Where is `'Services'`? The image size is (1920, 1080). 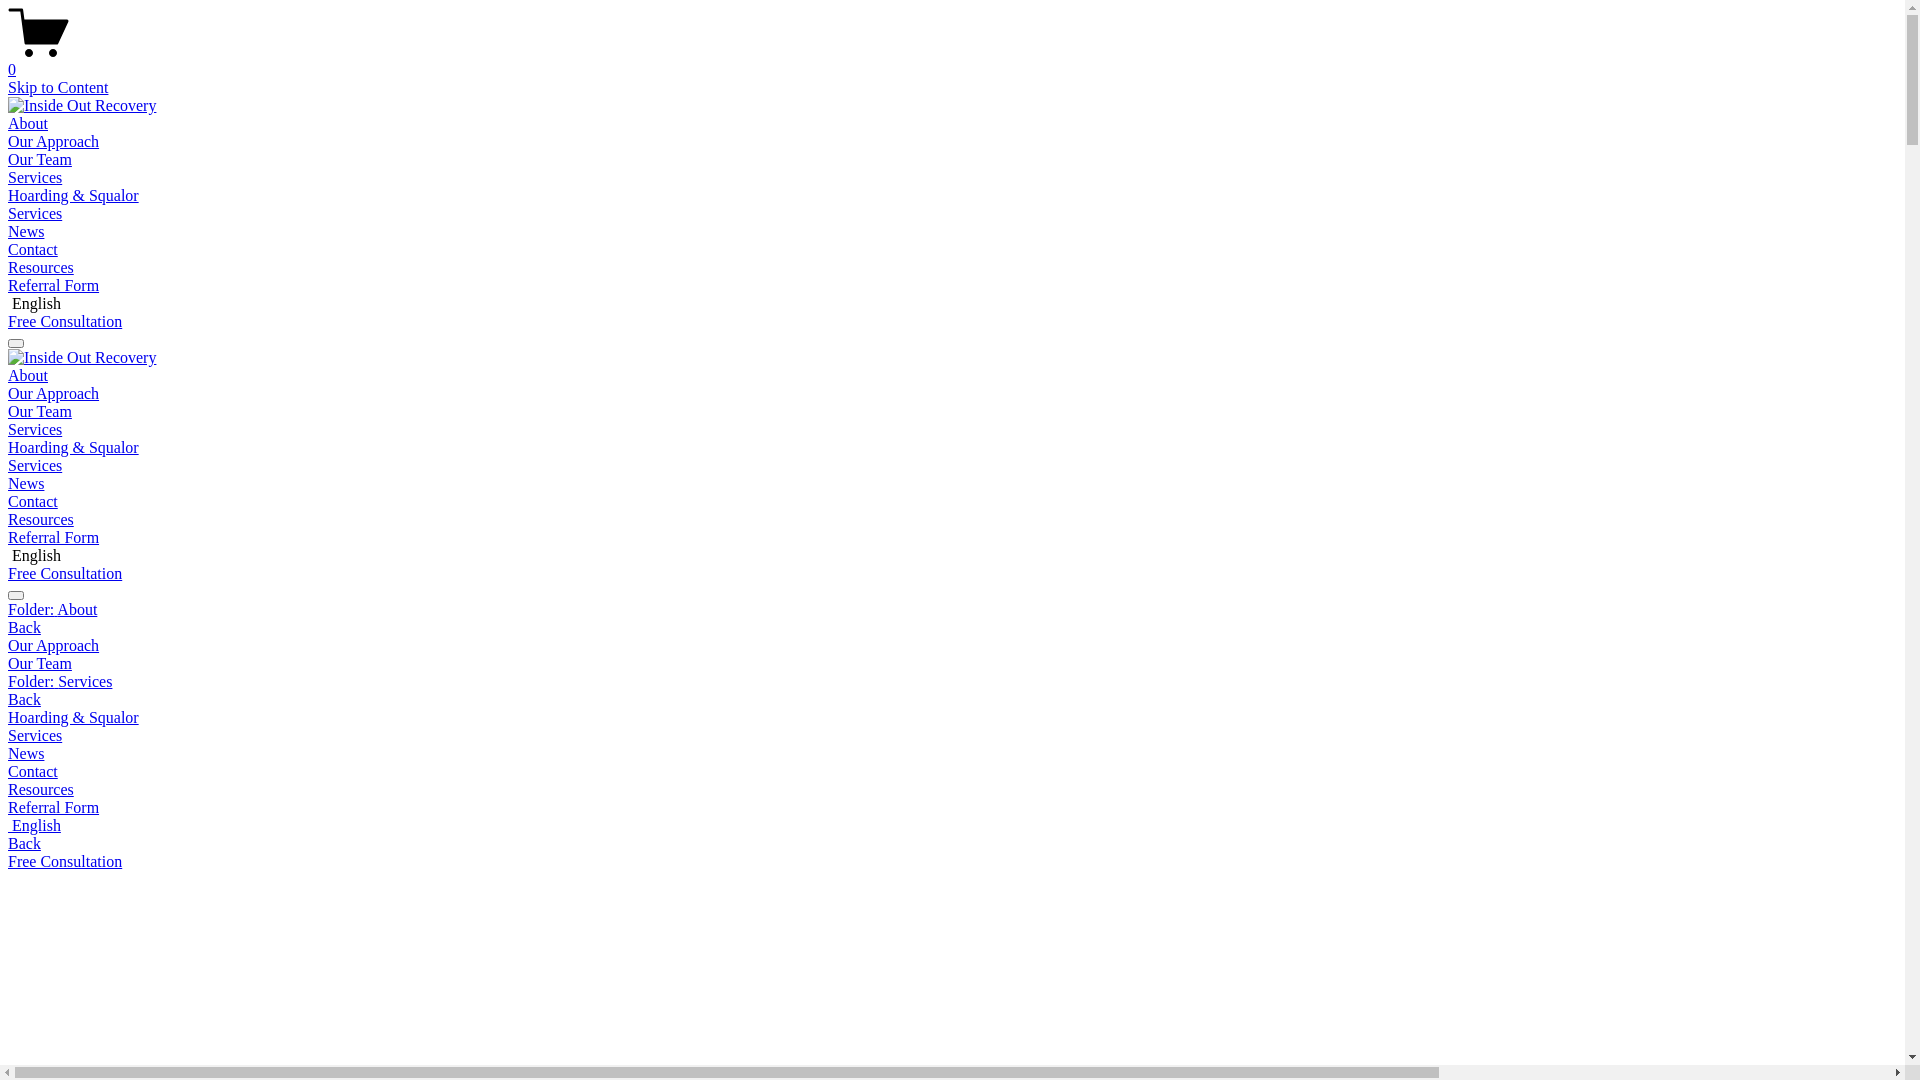 'Services' is located at coordinates (34, 428).